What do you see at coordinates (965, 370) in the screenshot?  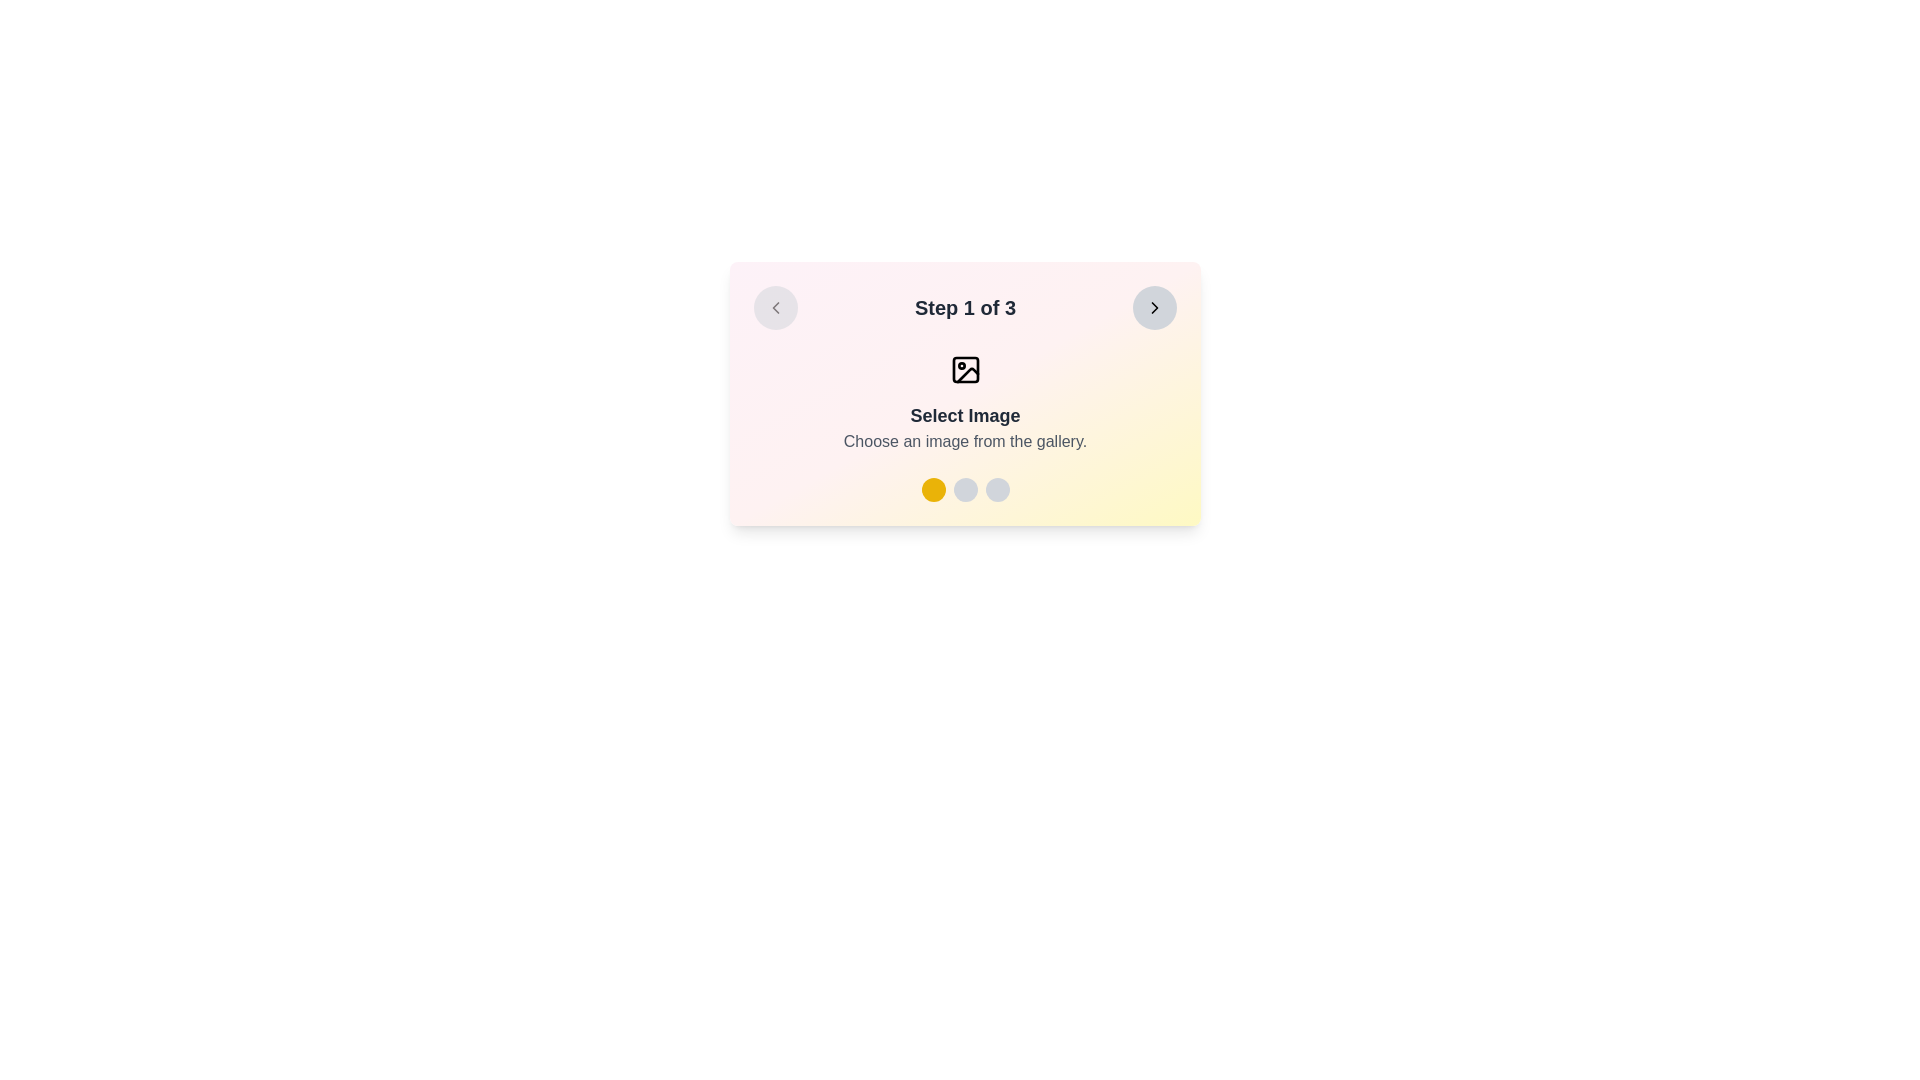 I see `the image placeholder icon located at the top-center of the card titled 'Step 1 of 3', which is above the text content and below the card's title` at bounding box center [965, 370].